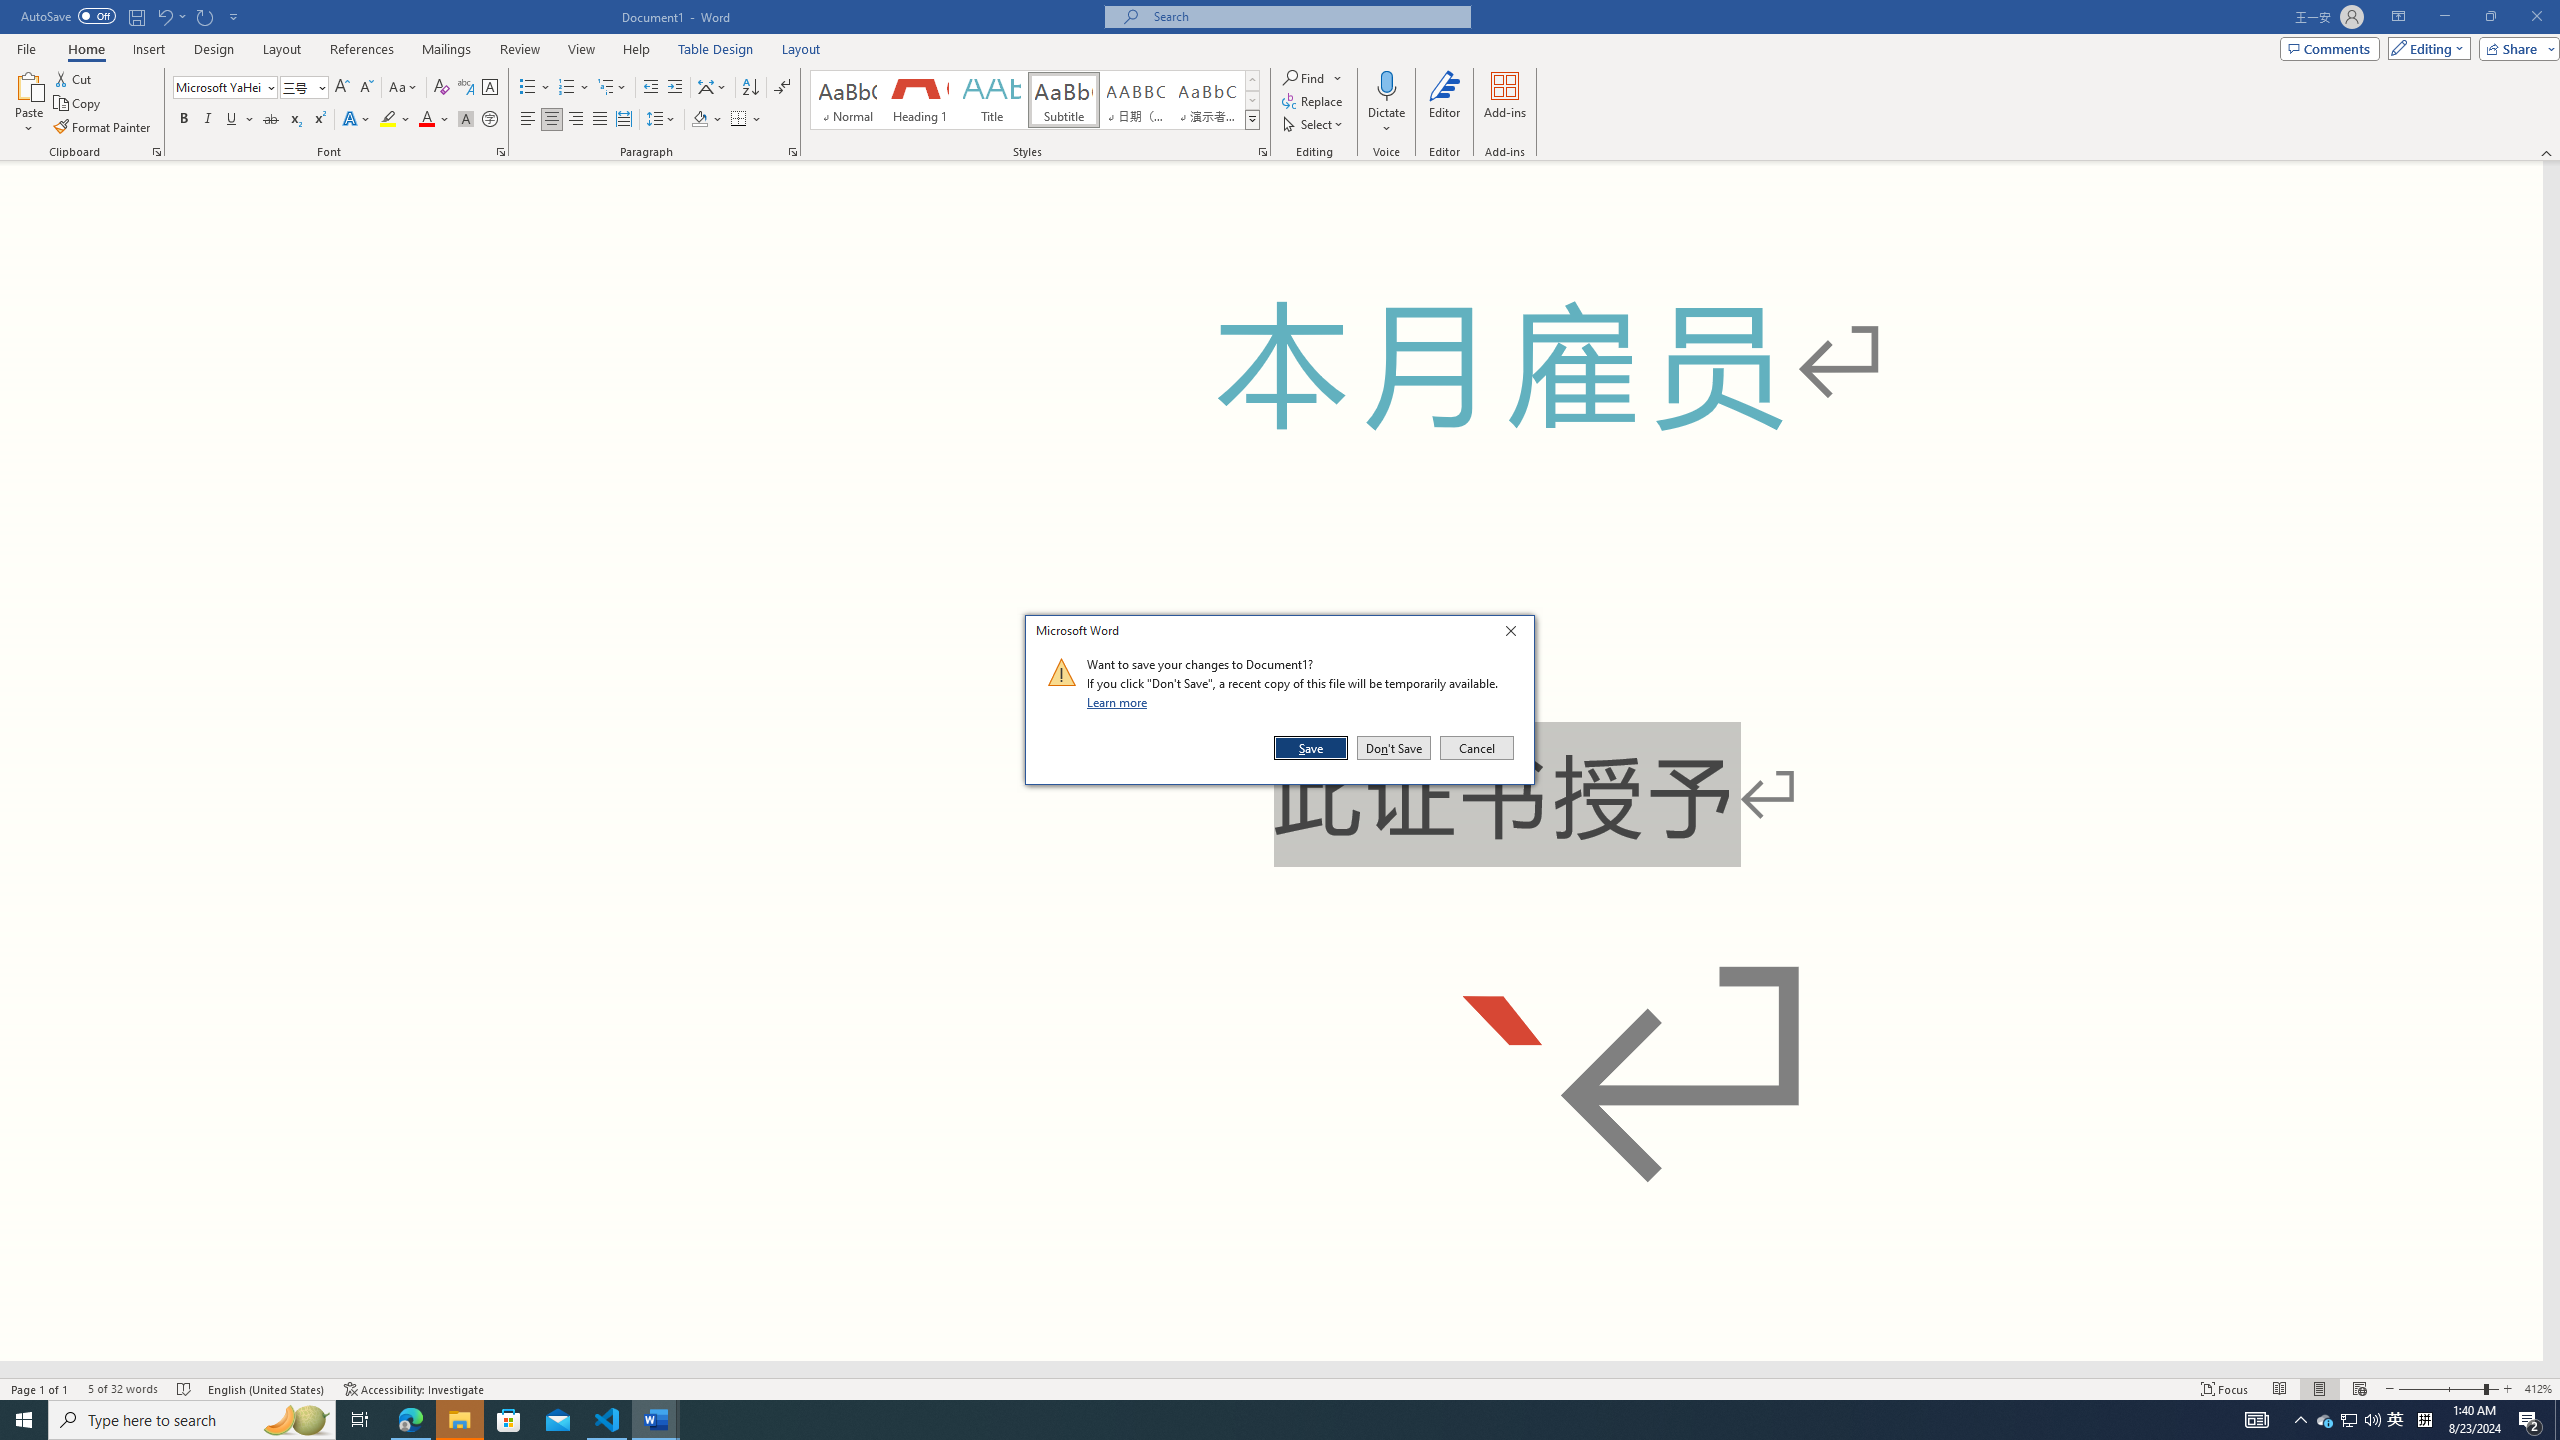  Describe the element at coordinates (2255, 1418) in the screenshot. I see `'AutomationID: 4105'` at that location.